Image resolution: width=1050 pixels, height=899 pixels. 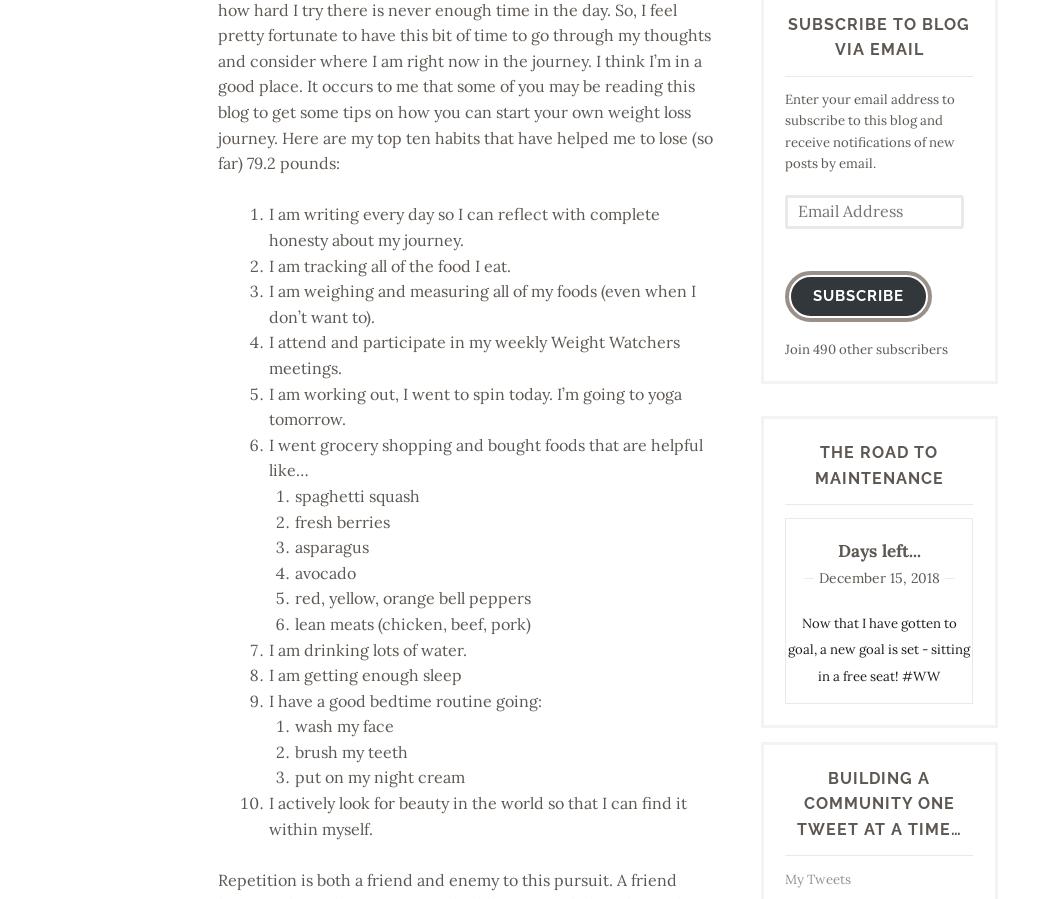 What do you see at coordinates (486, 456) in the screenshot?
I see `'I went grocery shopping and bought foods that are helpful like…'` at bounding box center [486, 456].